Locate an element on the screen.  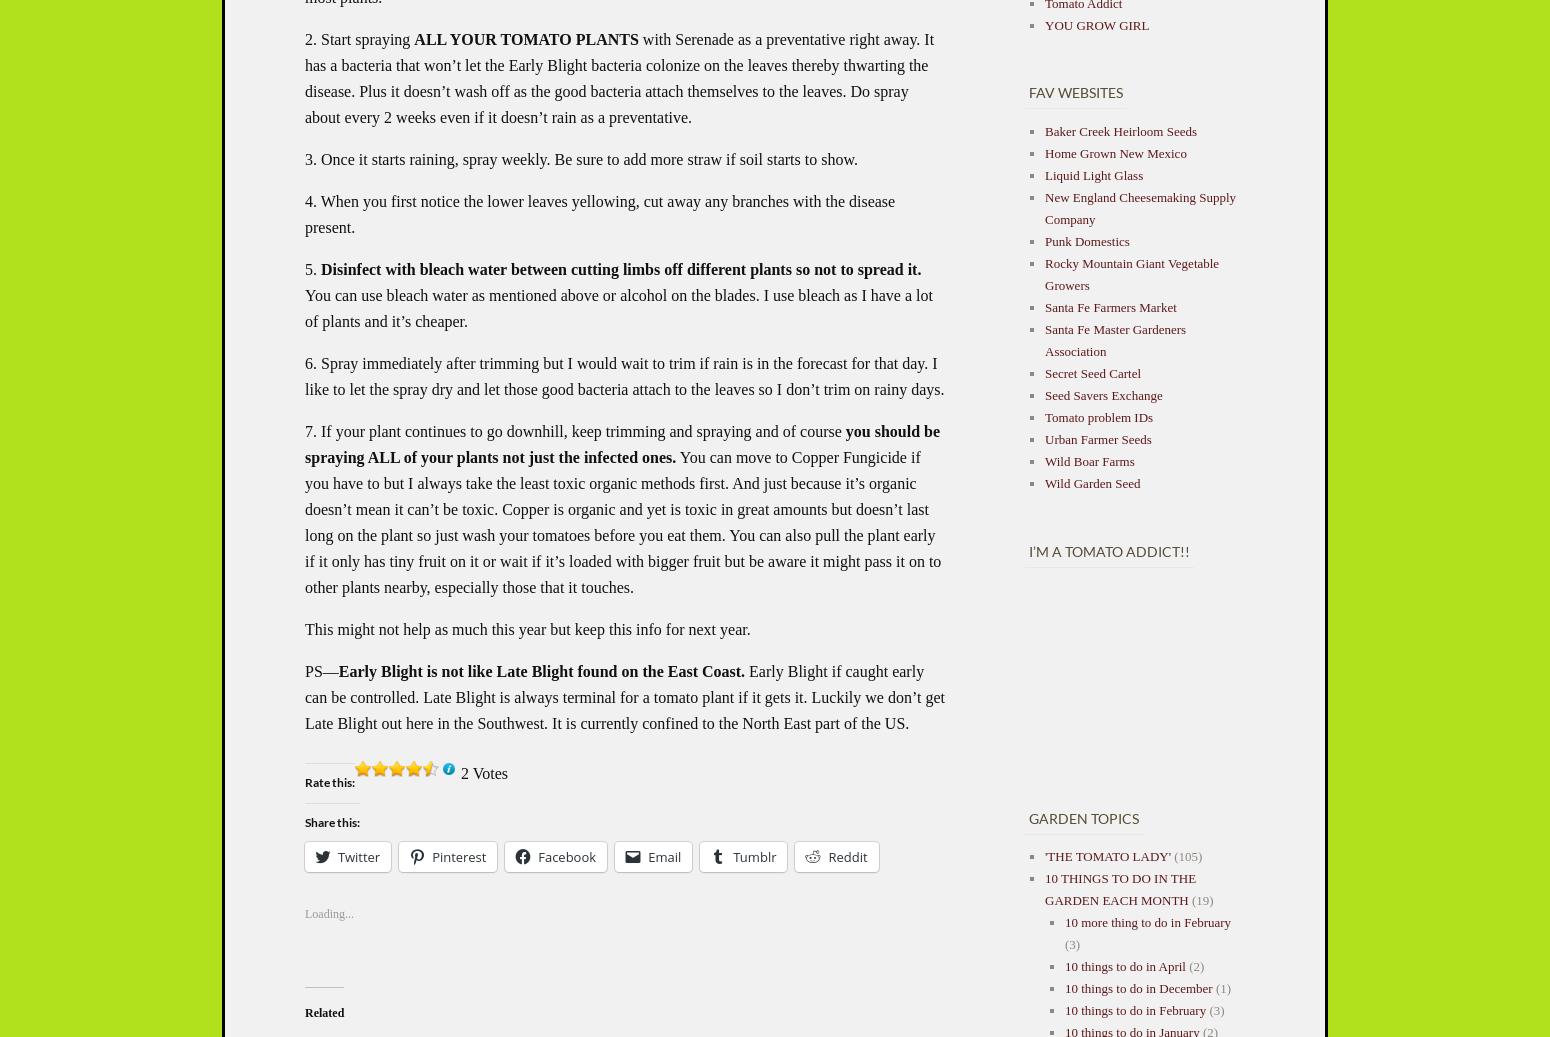
'Urban Farmer Seeds' is located at coordinates (1097, 437).